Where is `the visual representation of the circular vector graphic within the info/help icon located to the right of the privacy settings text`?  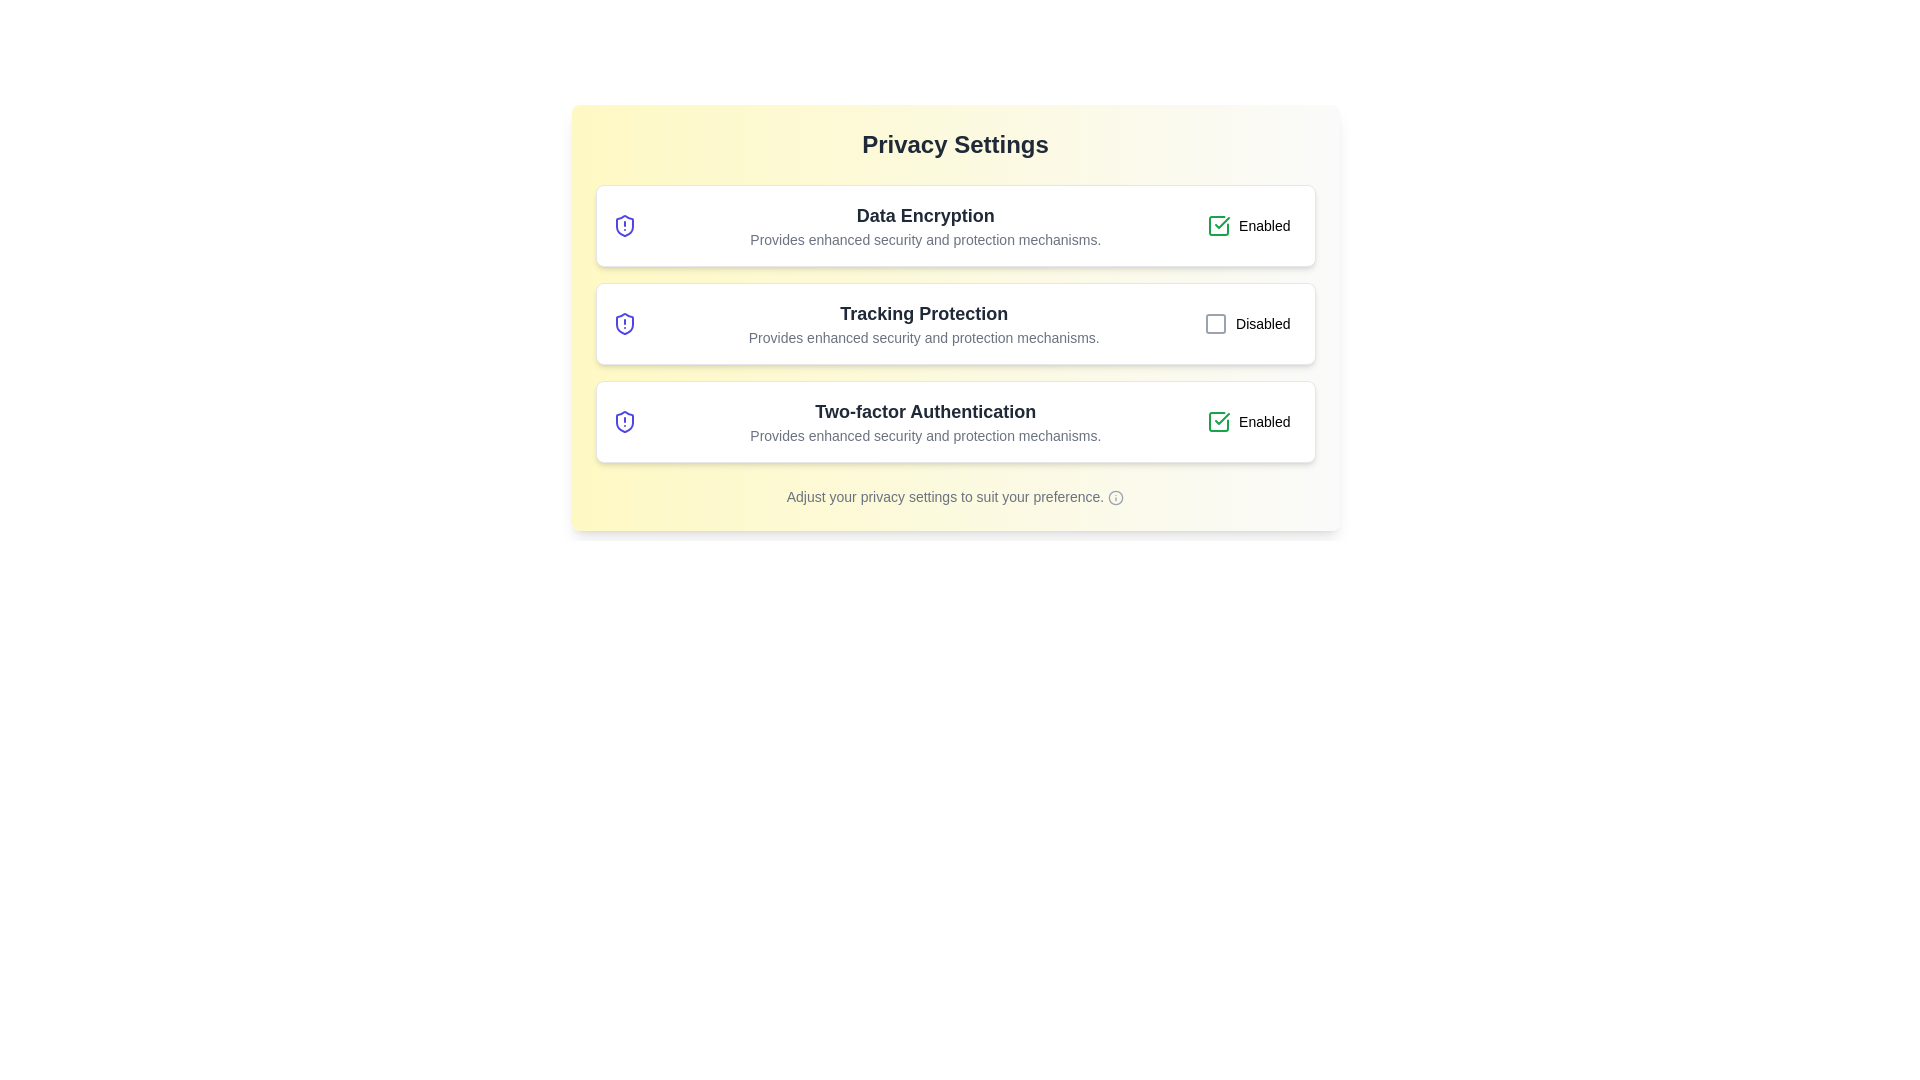
the visual representation of the circular vector graphic within the info/help icon located to the right of the privacy settings text is located at coordinates (1115, 497).